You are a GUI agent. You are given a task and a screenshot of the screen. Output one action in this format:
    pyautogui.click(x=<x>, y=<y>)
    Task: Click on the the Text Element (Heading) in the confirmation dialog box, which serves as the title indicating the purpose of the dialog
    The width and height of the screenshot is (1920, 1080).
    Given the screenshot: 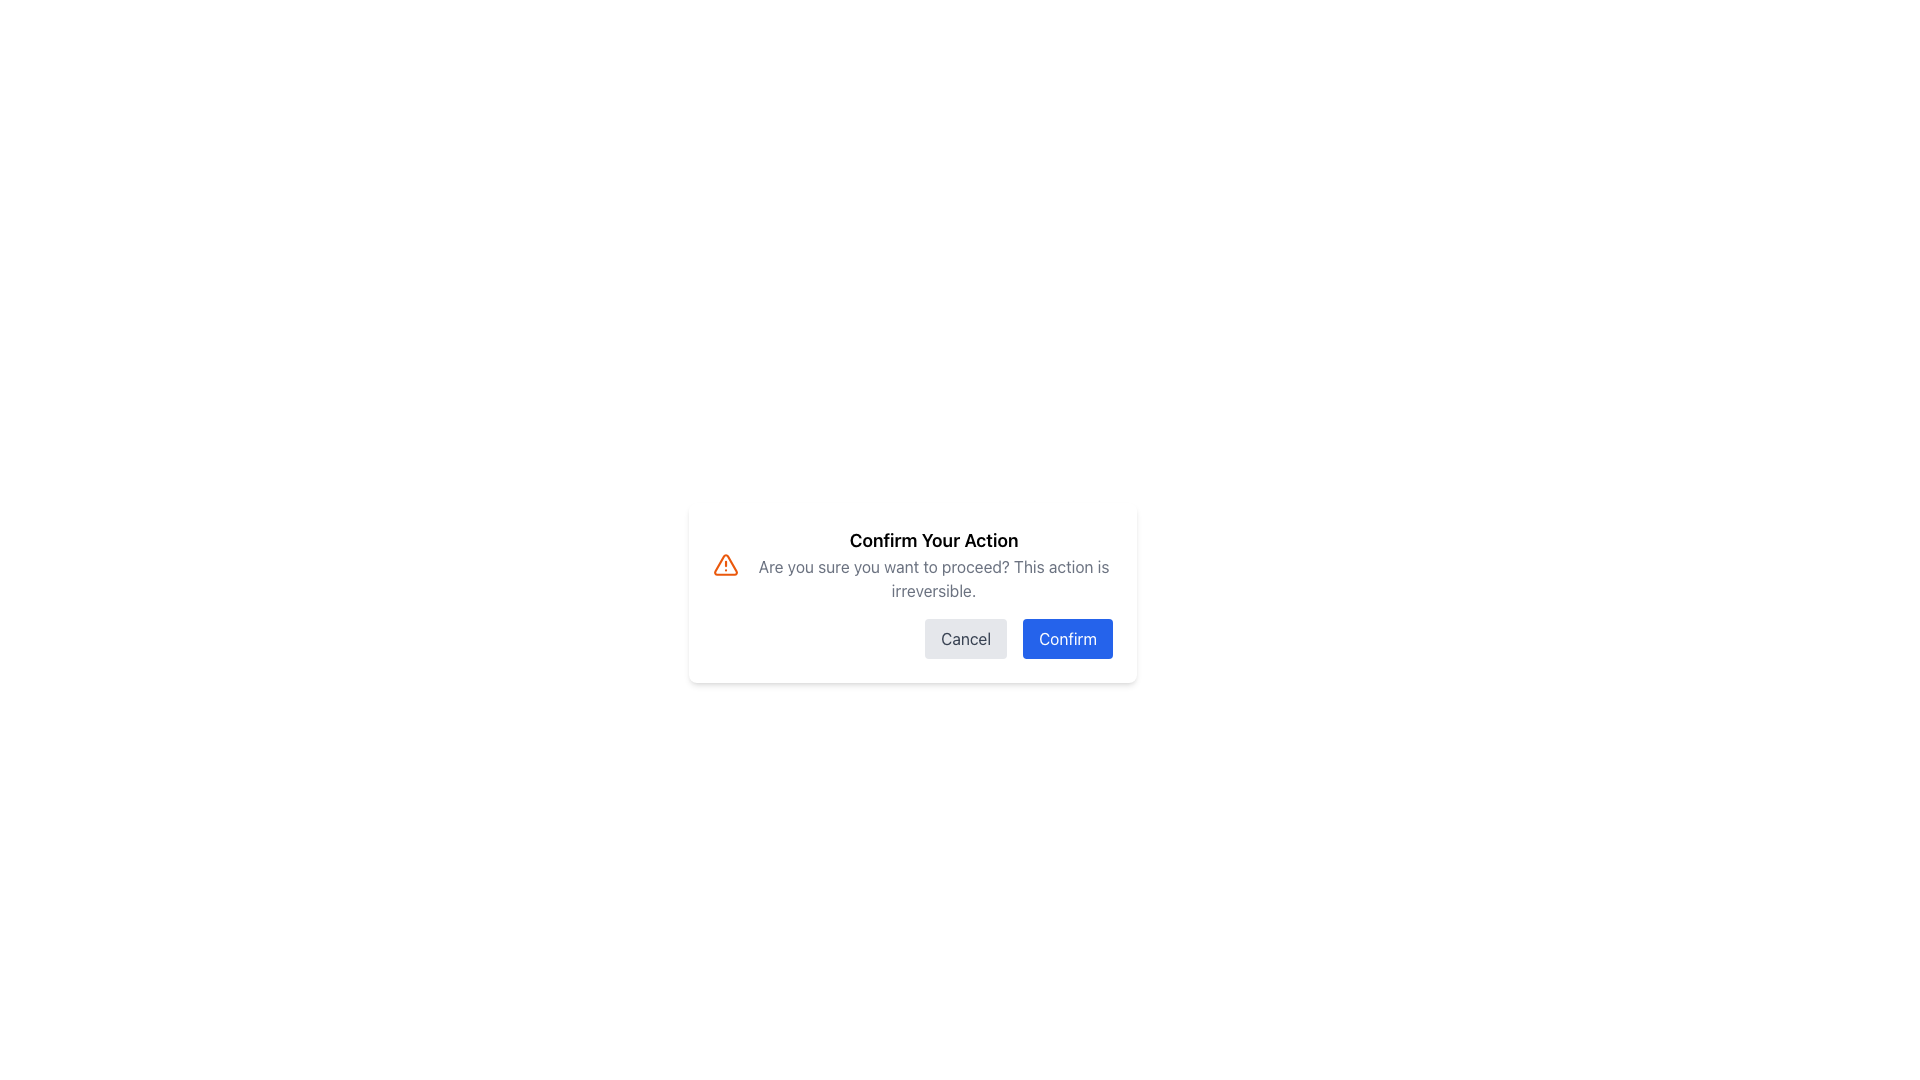 What is the action you would take?
    pyautogui.click(x=933, y=540)
    